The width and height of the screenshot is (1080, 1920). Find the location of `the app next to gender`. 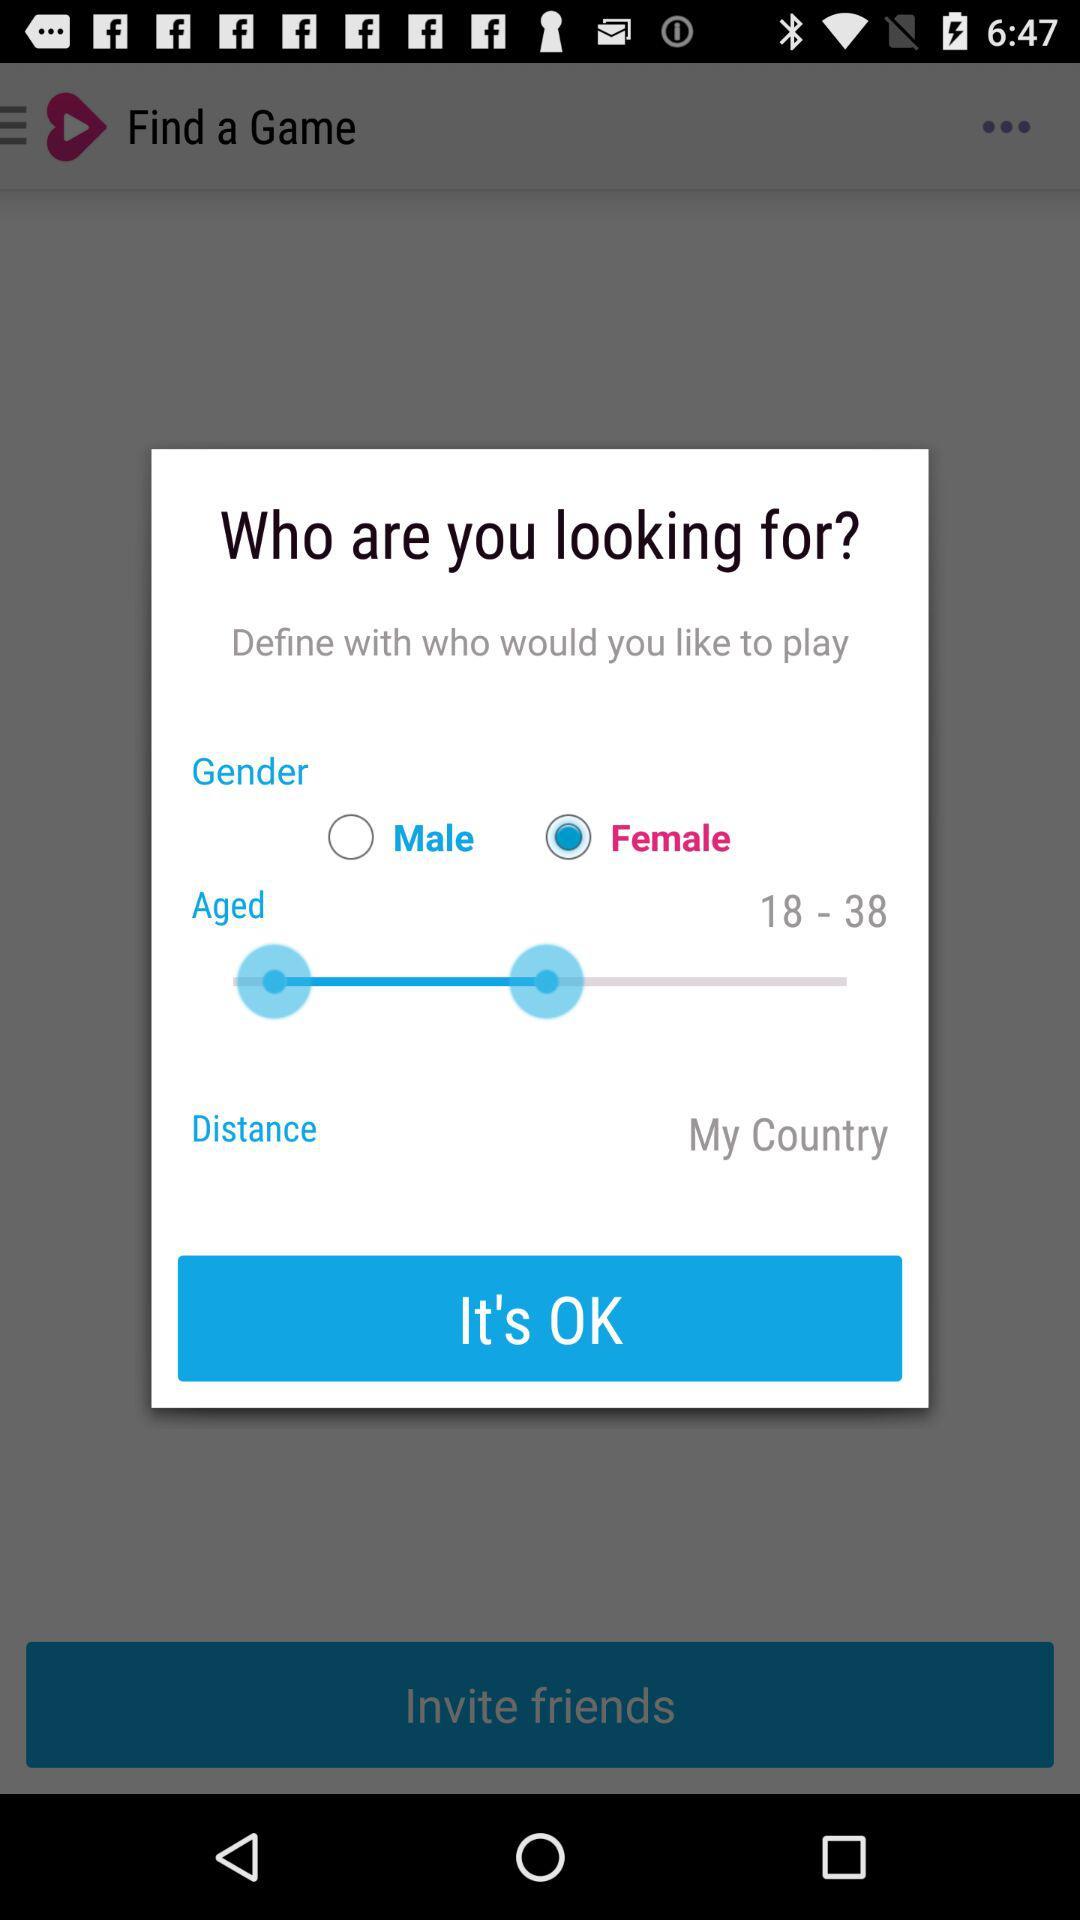

the app next to gender is located at coordinates (391, 836).